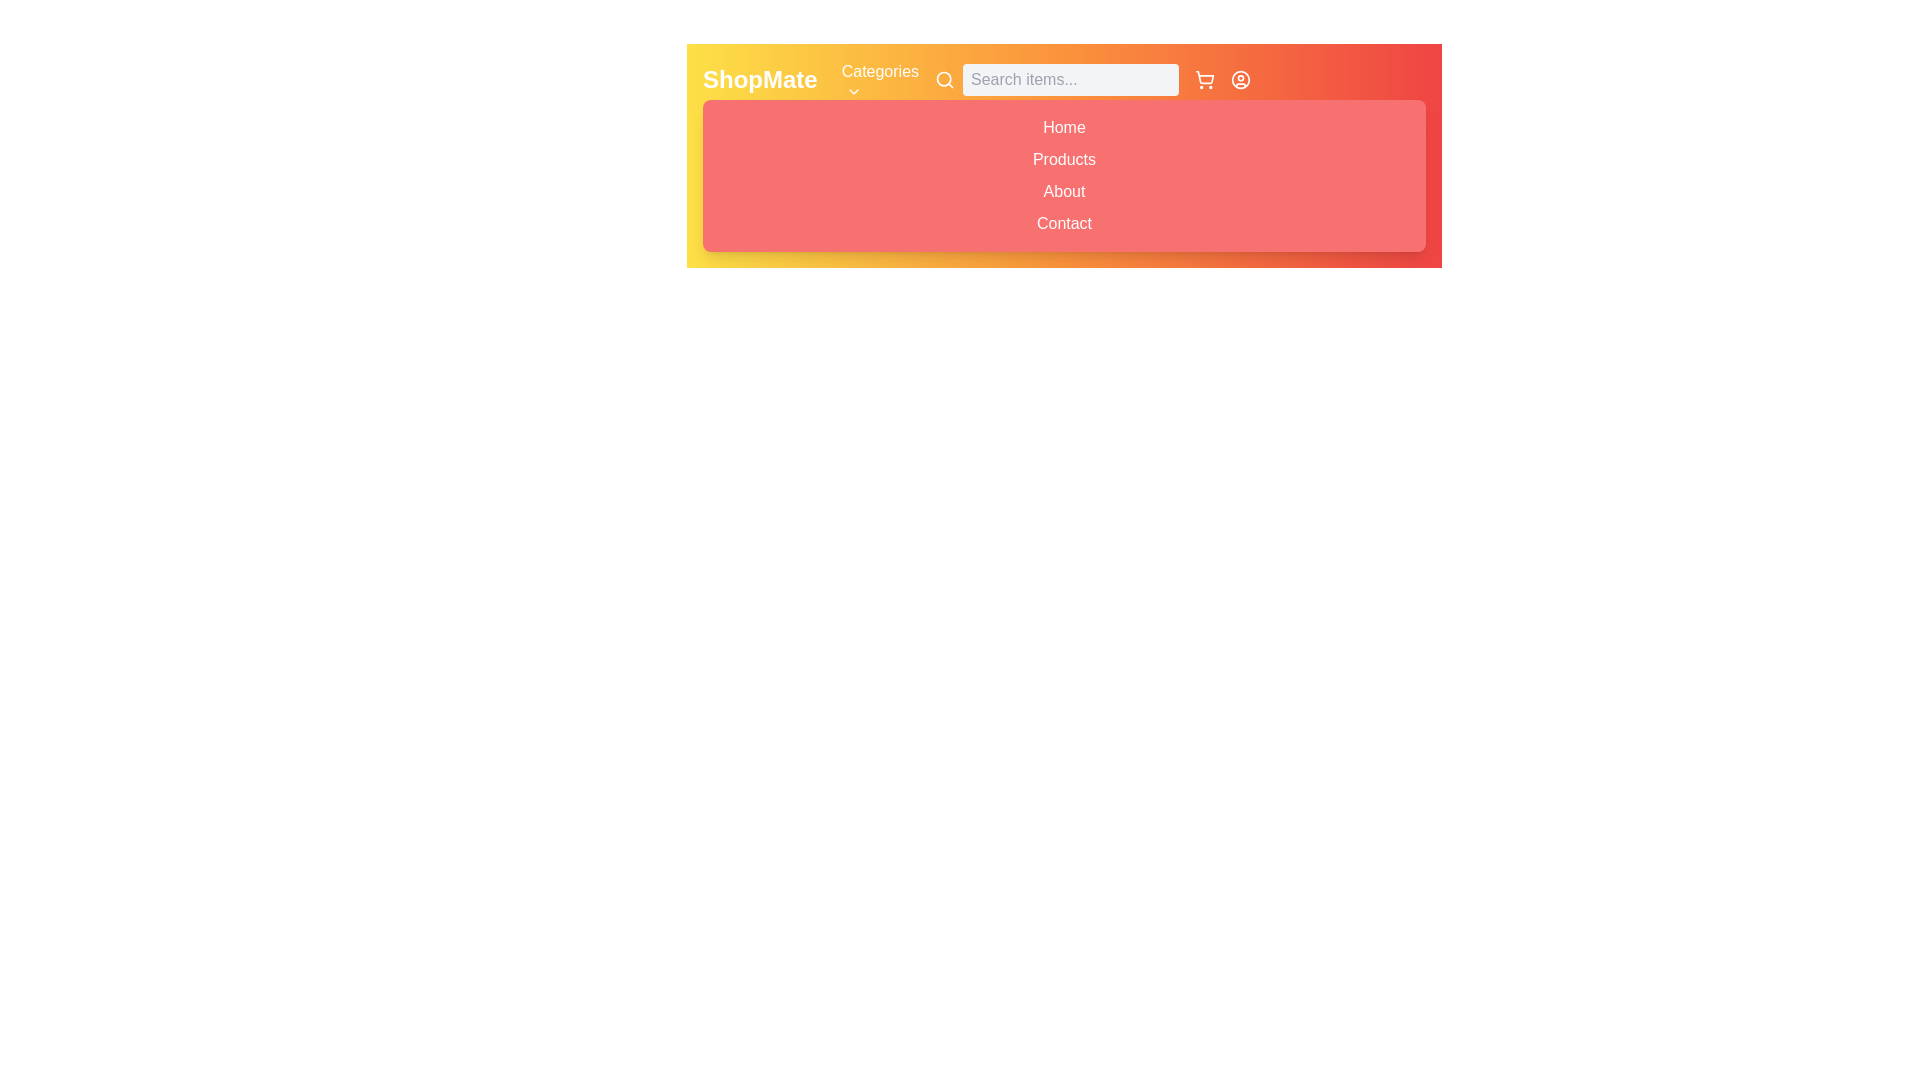  Describe the element at coordinates (1063, 223) in the screenshot. I see `the hyperlink labeled 'Contact' that is the fourth item in a vertical list, located near the middle-right of the red background panel` at that location.